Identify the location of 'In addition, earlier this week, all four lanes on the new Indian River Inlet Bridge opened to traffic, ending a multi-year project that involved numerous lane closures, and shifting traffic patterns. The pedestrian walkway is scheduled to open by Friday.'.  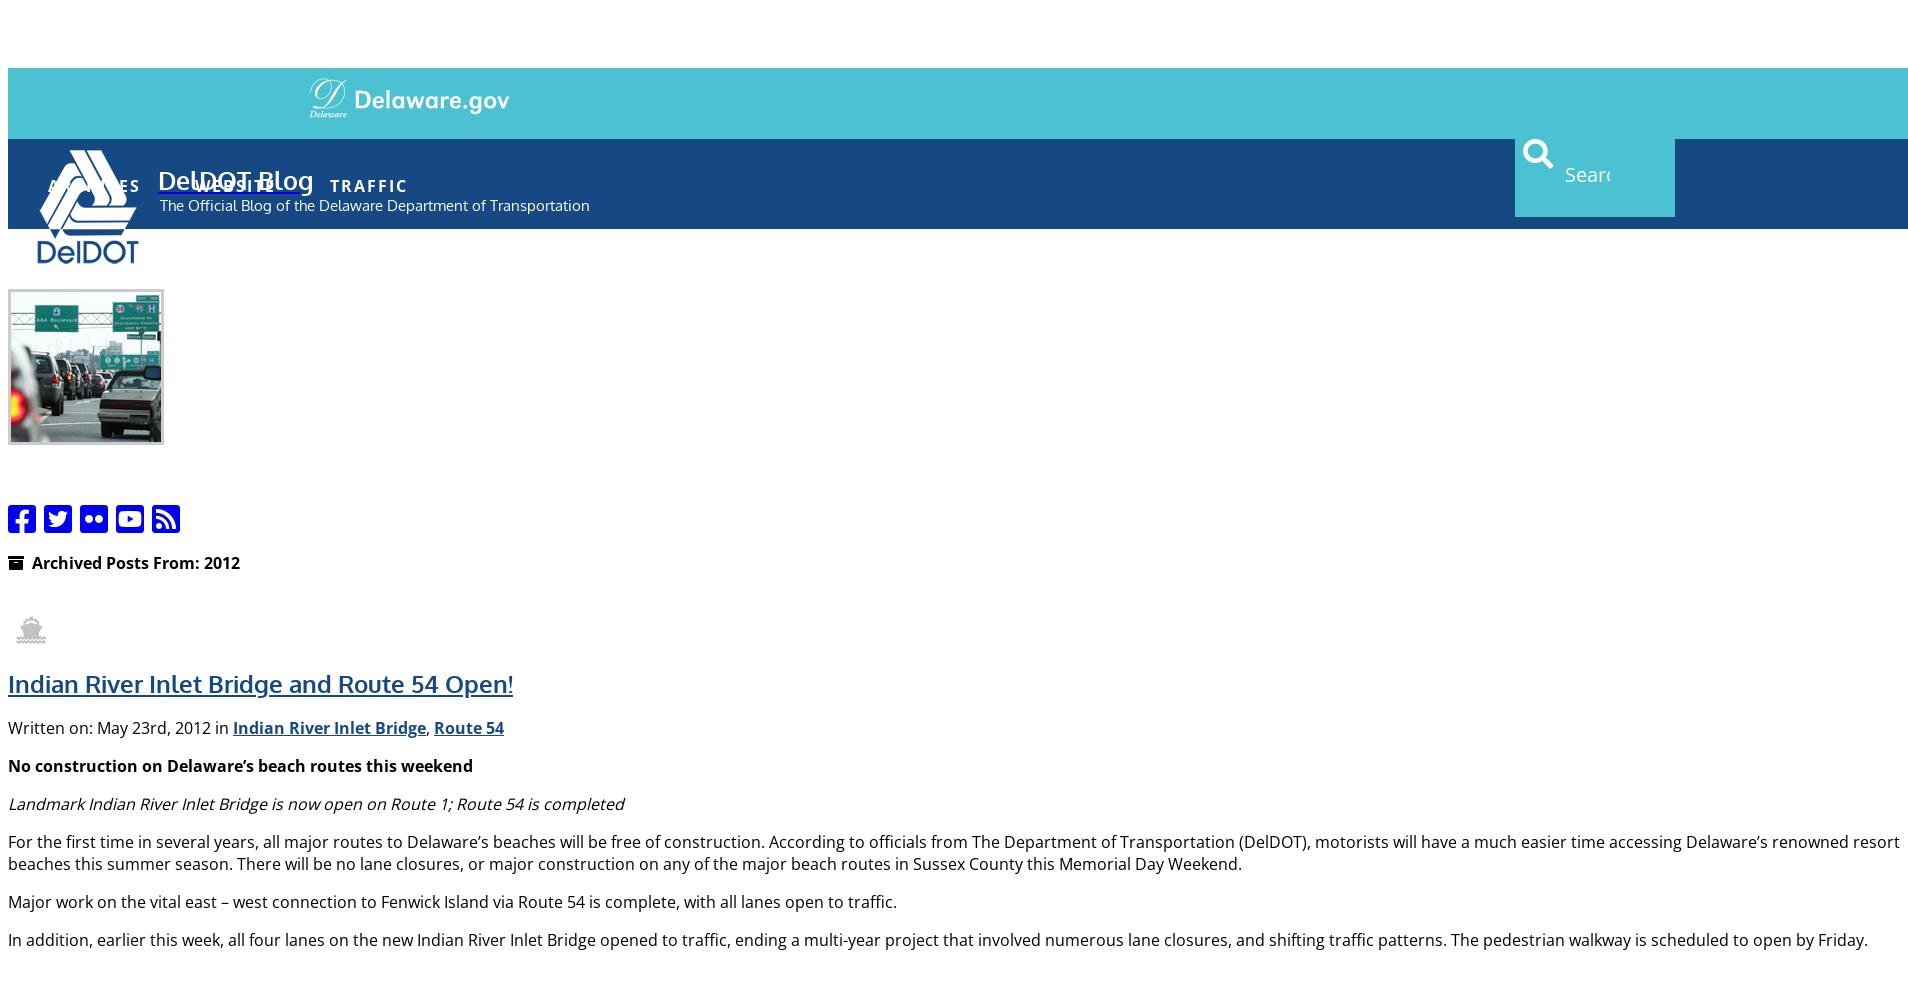
(937, 939).